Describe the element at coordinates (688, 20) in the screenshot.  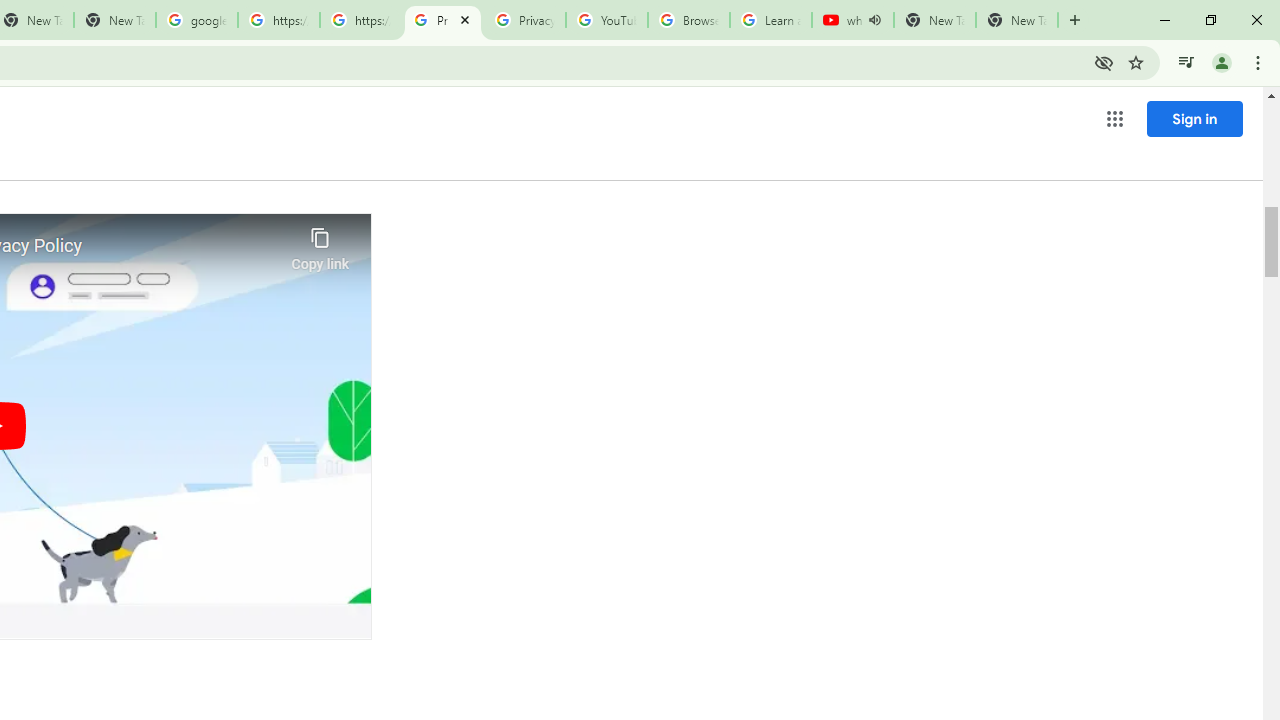
I see `'Browse Chrome as a guest - Computer - Google Chrome Help'` at that location.